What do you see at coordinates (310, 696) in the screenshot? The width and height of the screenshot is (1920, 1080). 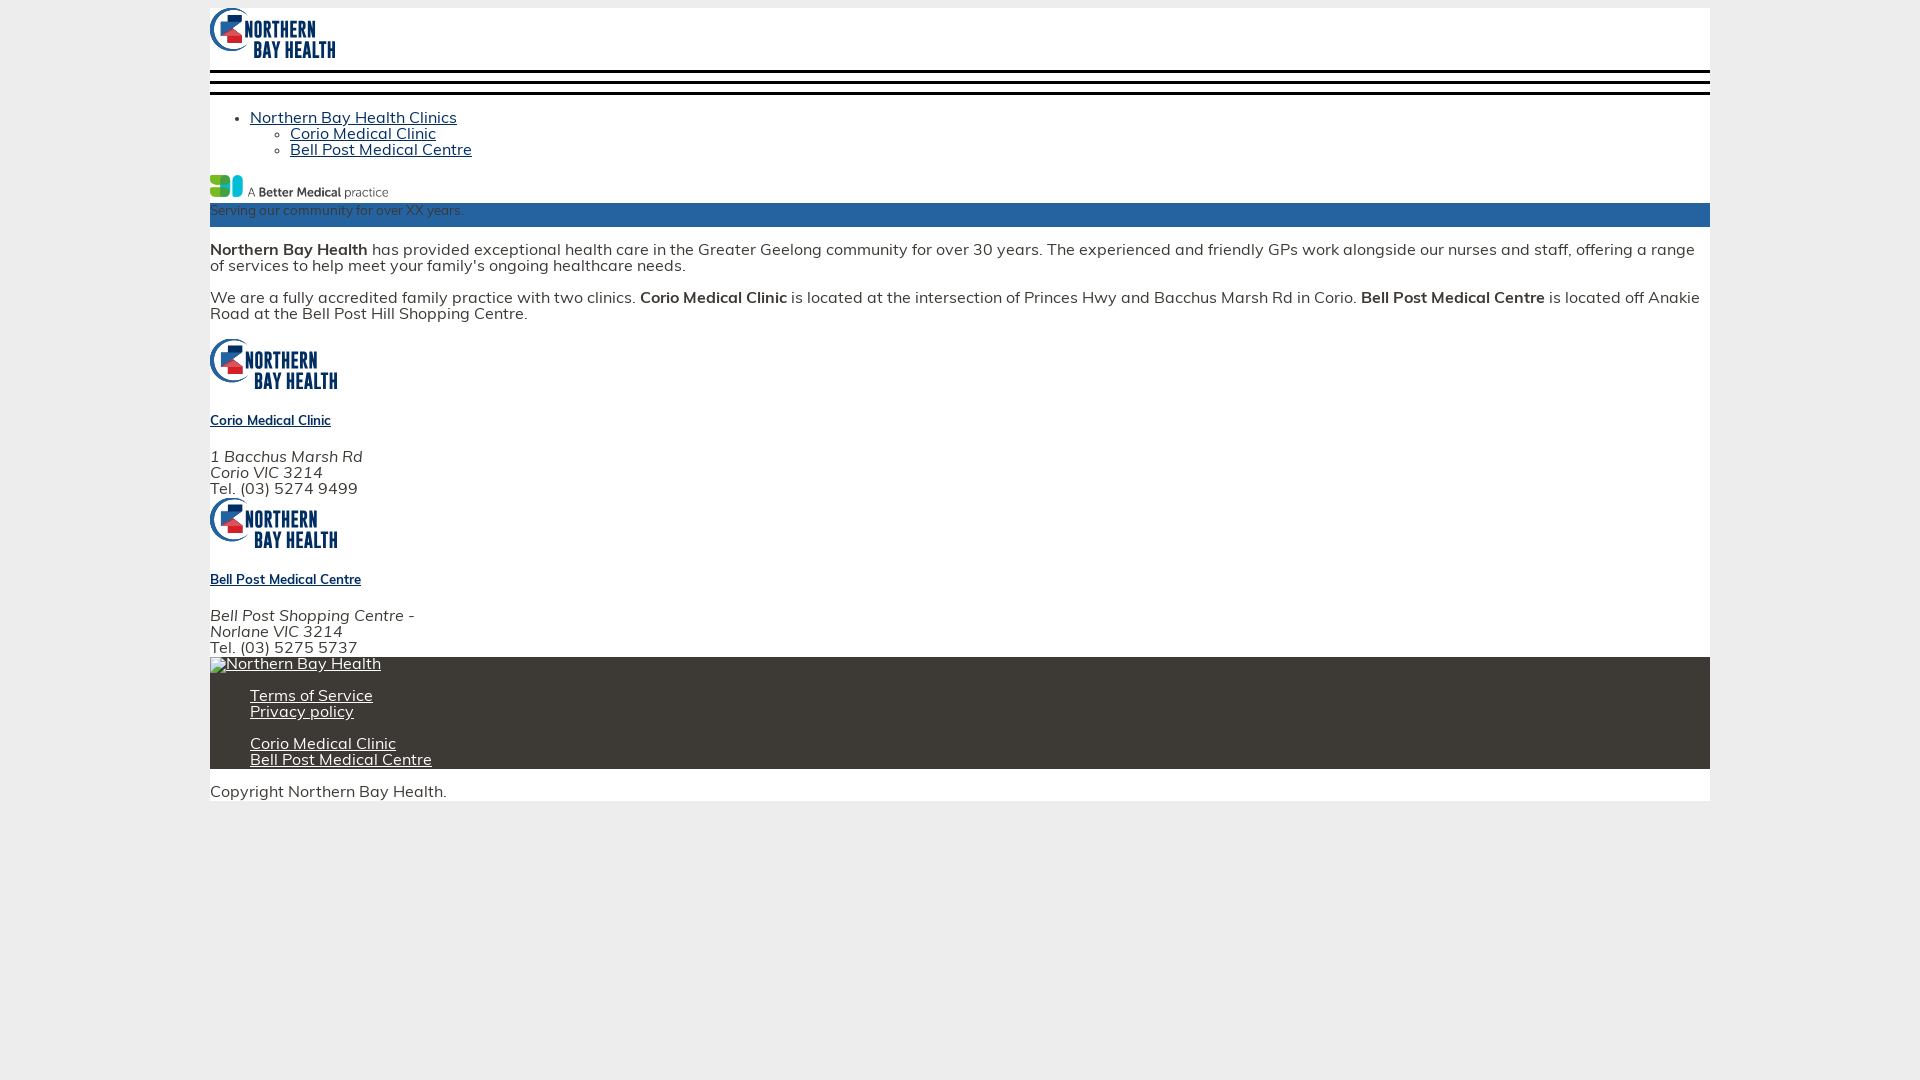 I see `'Terms of Service'` at bounding box center [310, 696].